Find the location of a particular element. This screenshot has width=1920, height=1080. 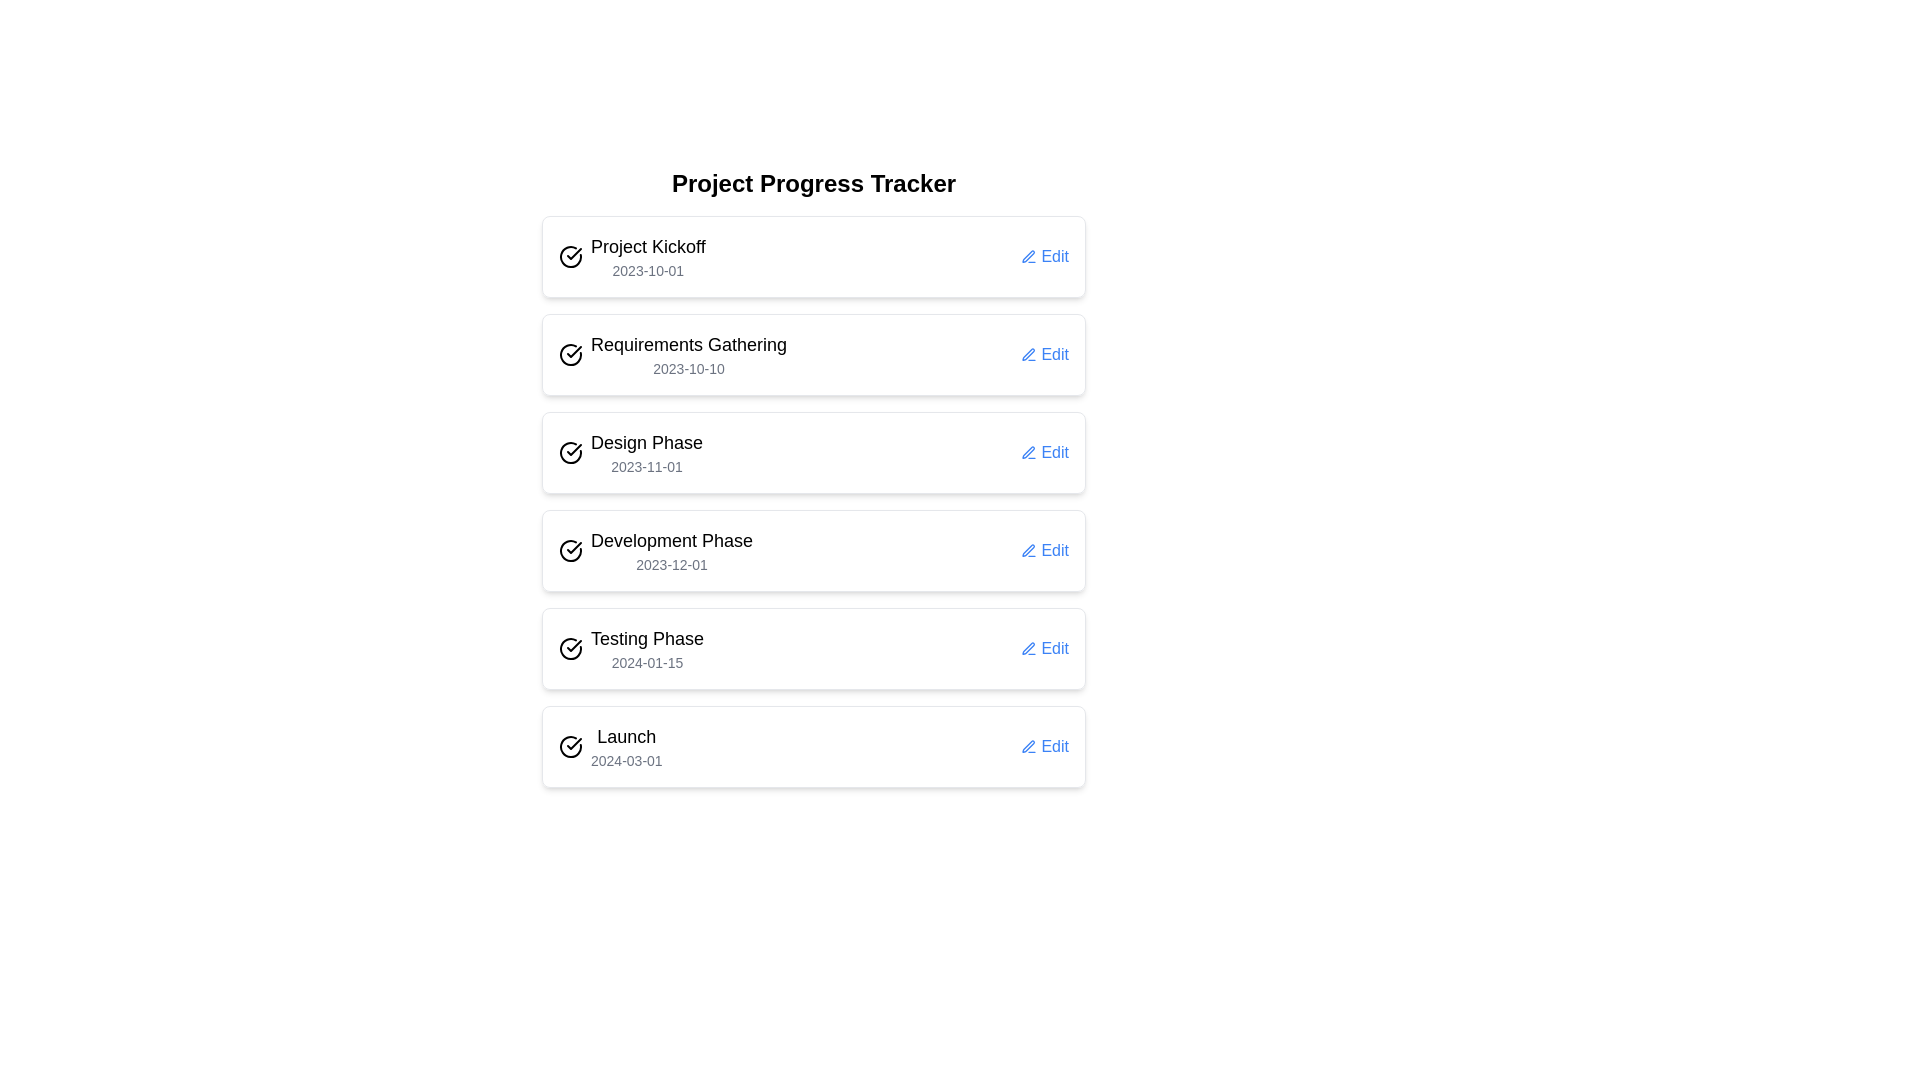

text content of the label that indicates 'Development Phase' with the associated date '2023-12-01', located in the fourth card-like section under the 'Project Progress Tracker' heading is located at coordinates (672, 551).